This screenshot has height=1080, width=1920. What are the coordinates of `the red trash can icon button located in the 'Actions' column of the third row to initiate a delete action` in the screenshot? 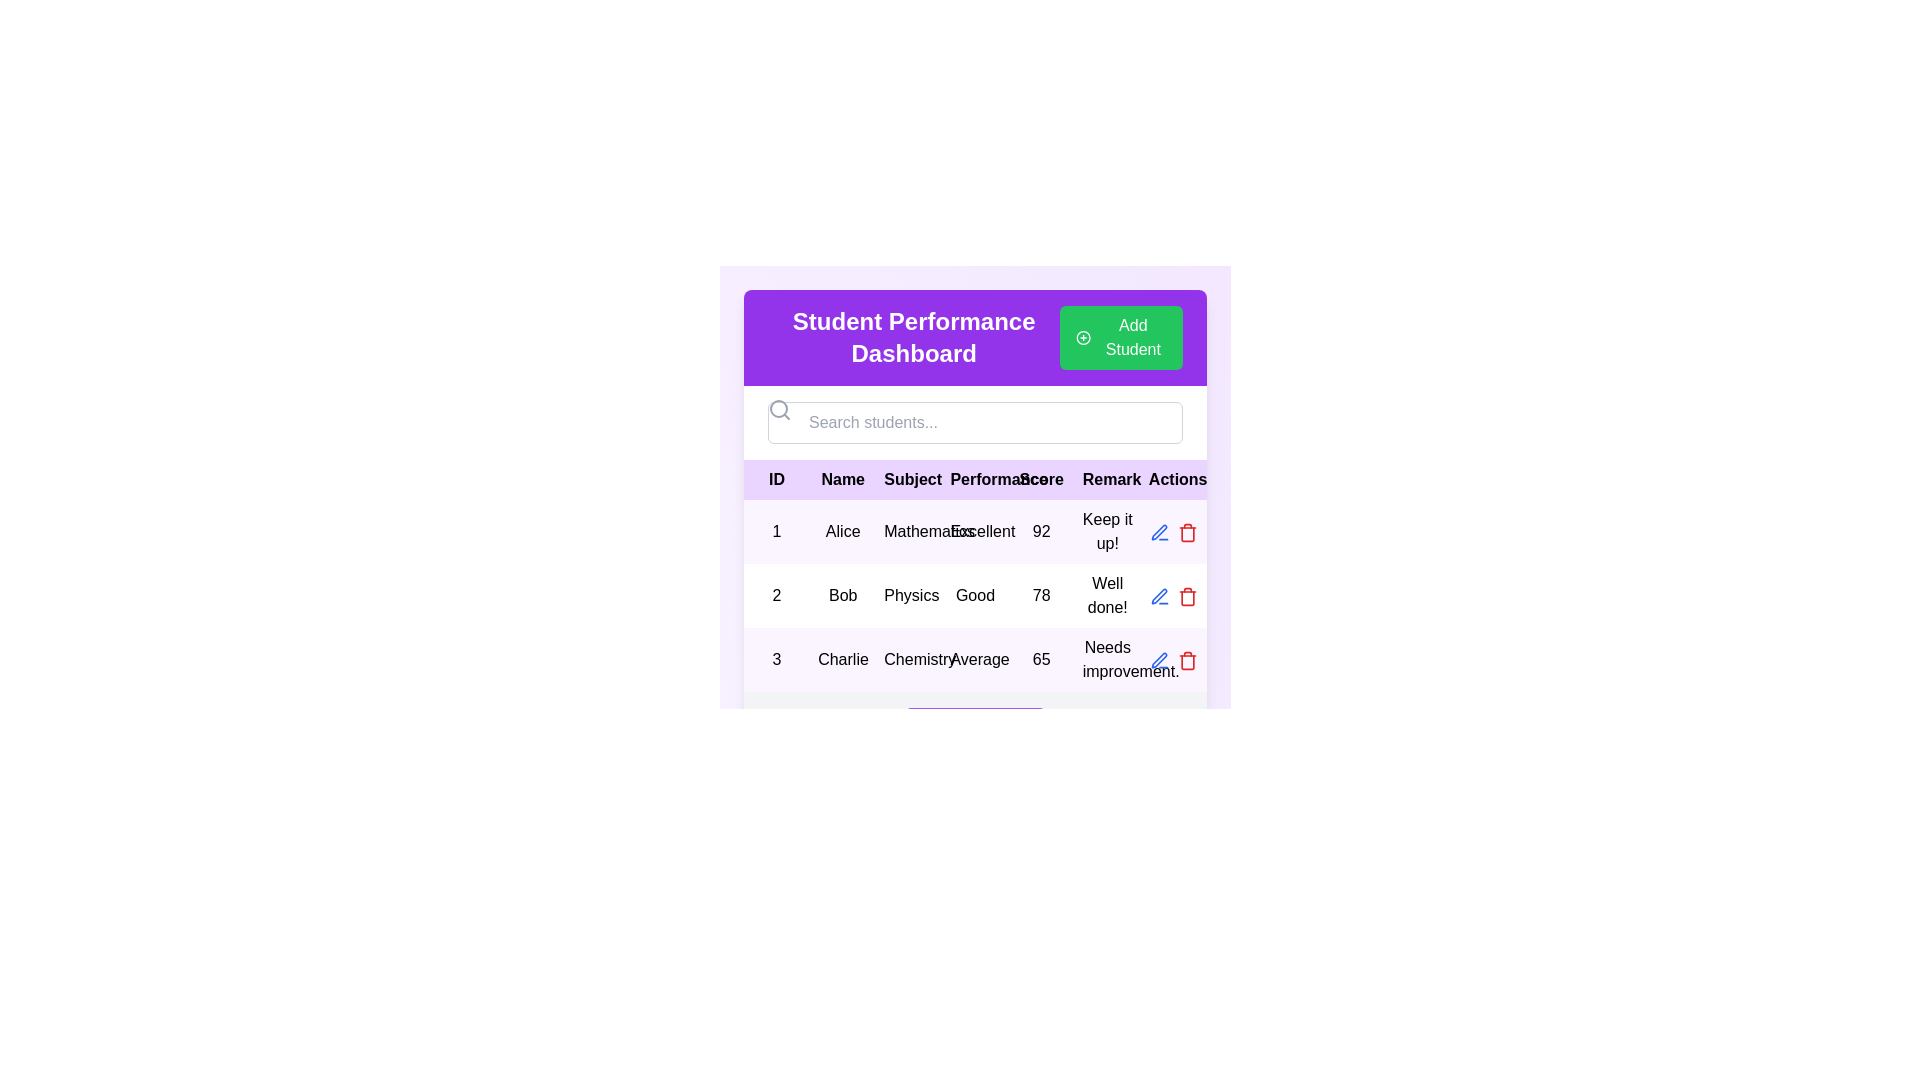 It's located at (1187, 659).